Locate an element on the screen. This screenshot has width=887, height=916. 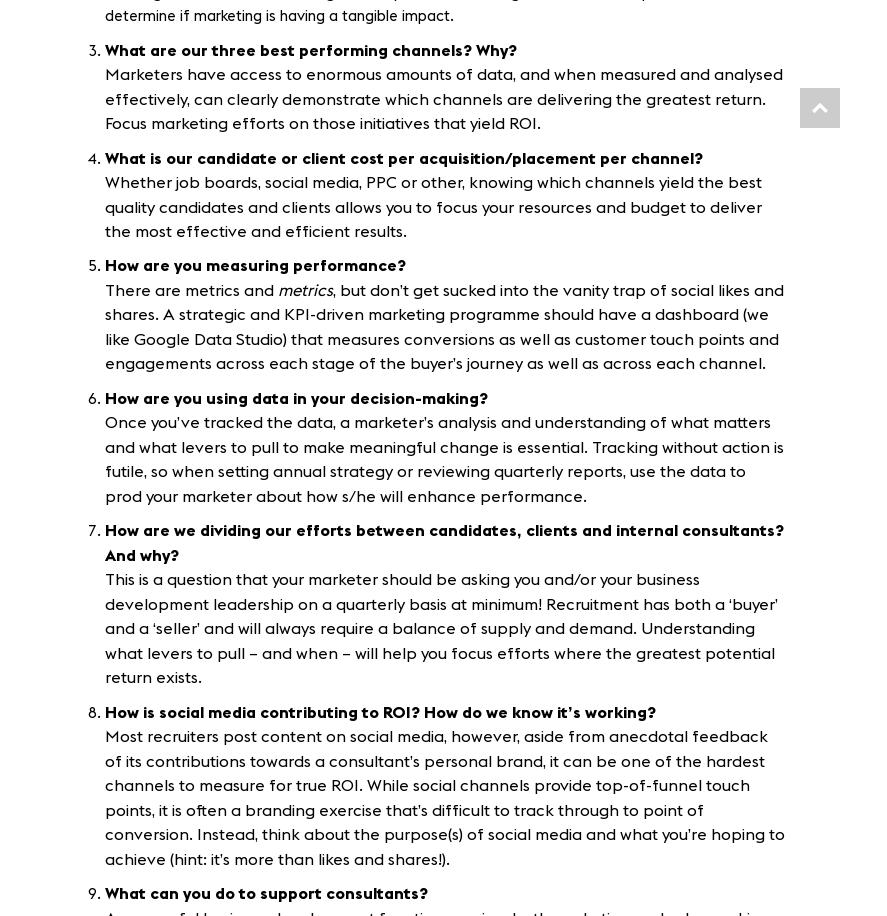
'What is our candidate or client cost per acquisition/placement per channel?' is located at coordinates (404, 158).